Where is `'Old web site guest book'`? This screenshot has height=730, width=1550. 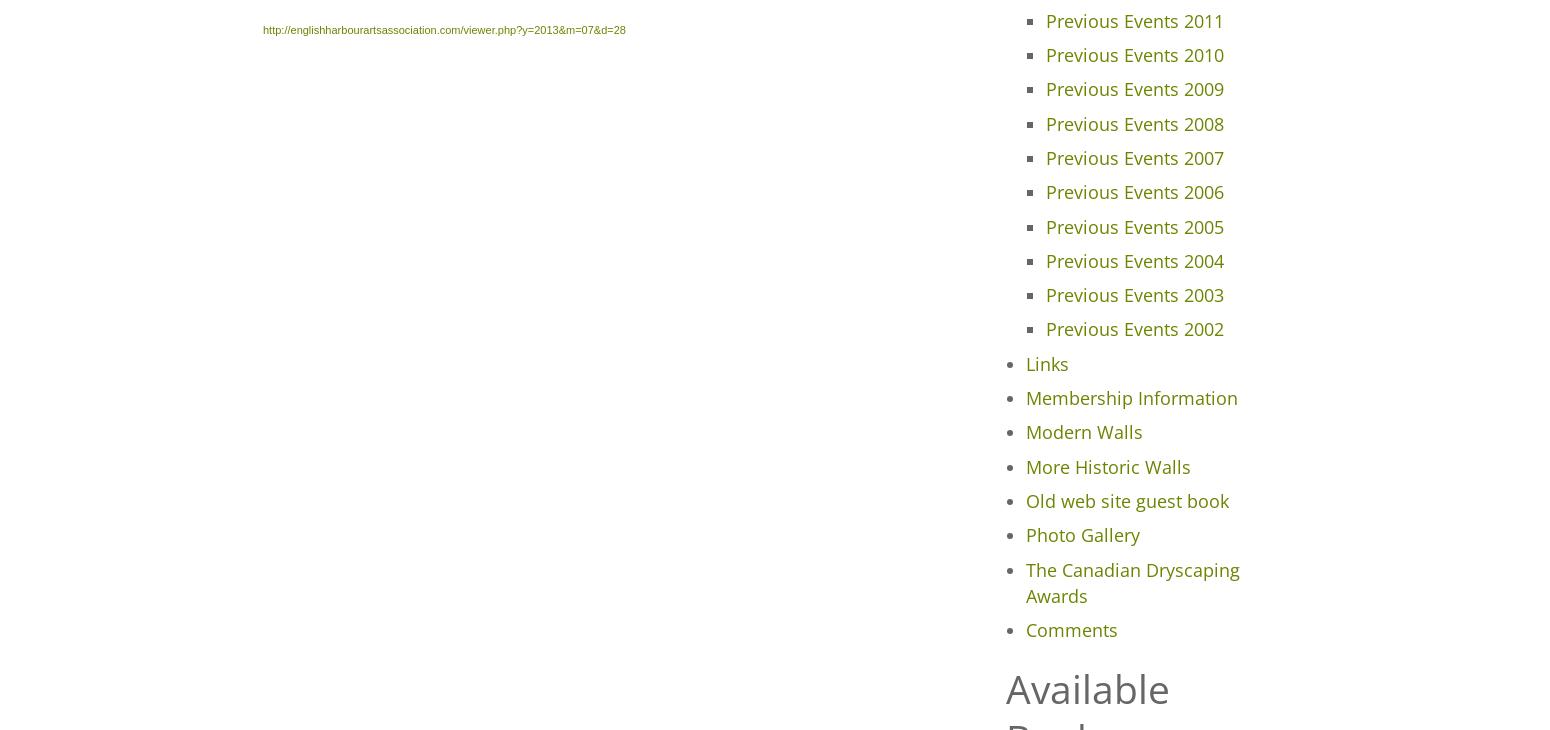 'Old web site guest book' is located at coordinates (1125, 498).